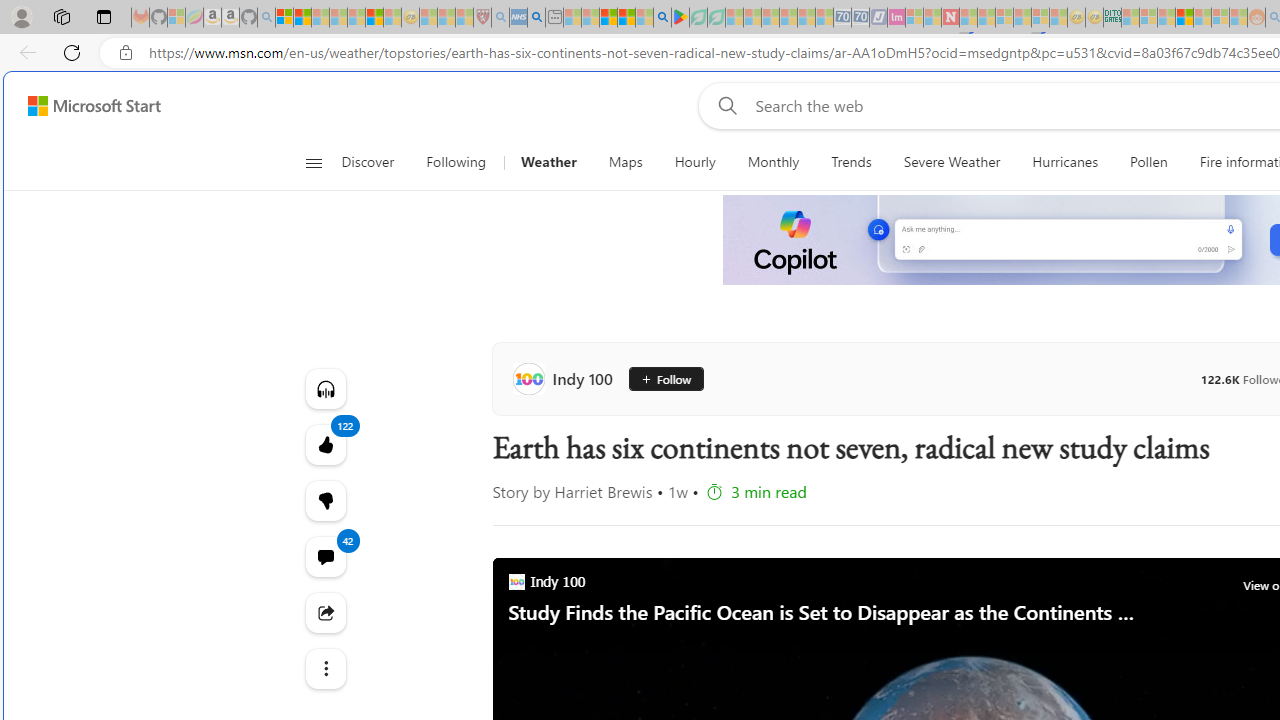 The width and height of the screenshot is (1280, 720). I want to click on 'Listen to this article', so click(325, 388).